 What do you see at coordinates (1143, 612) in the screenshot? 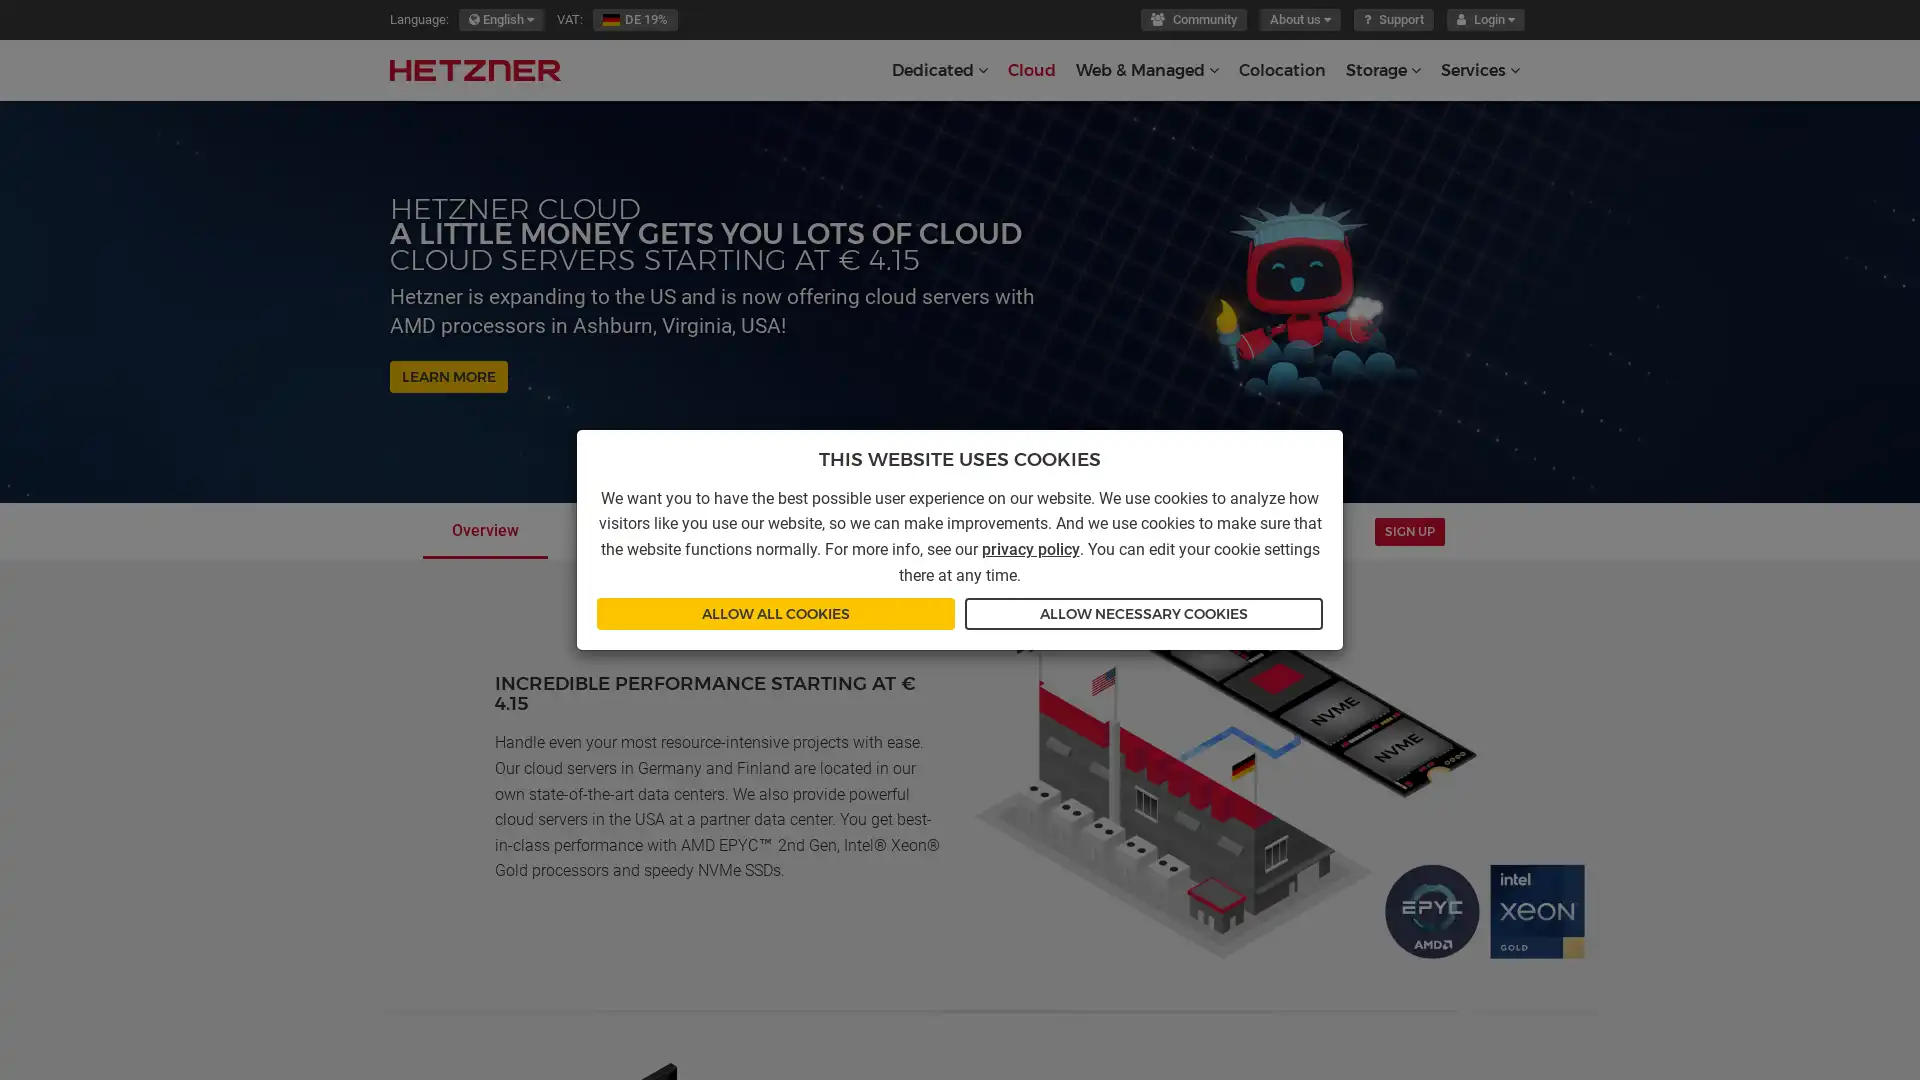
I see `ALLOW NECESSARY COOKIES` at bounding box center [1143, 612].